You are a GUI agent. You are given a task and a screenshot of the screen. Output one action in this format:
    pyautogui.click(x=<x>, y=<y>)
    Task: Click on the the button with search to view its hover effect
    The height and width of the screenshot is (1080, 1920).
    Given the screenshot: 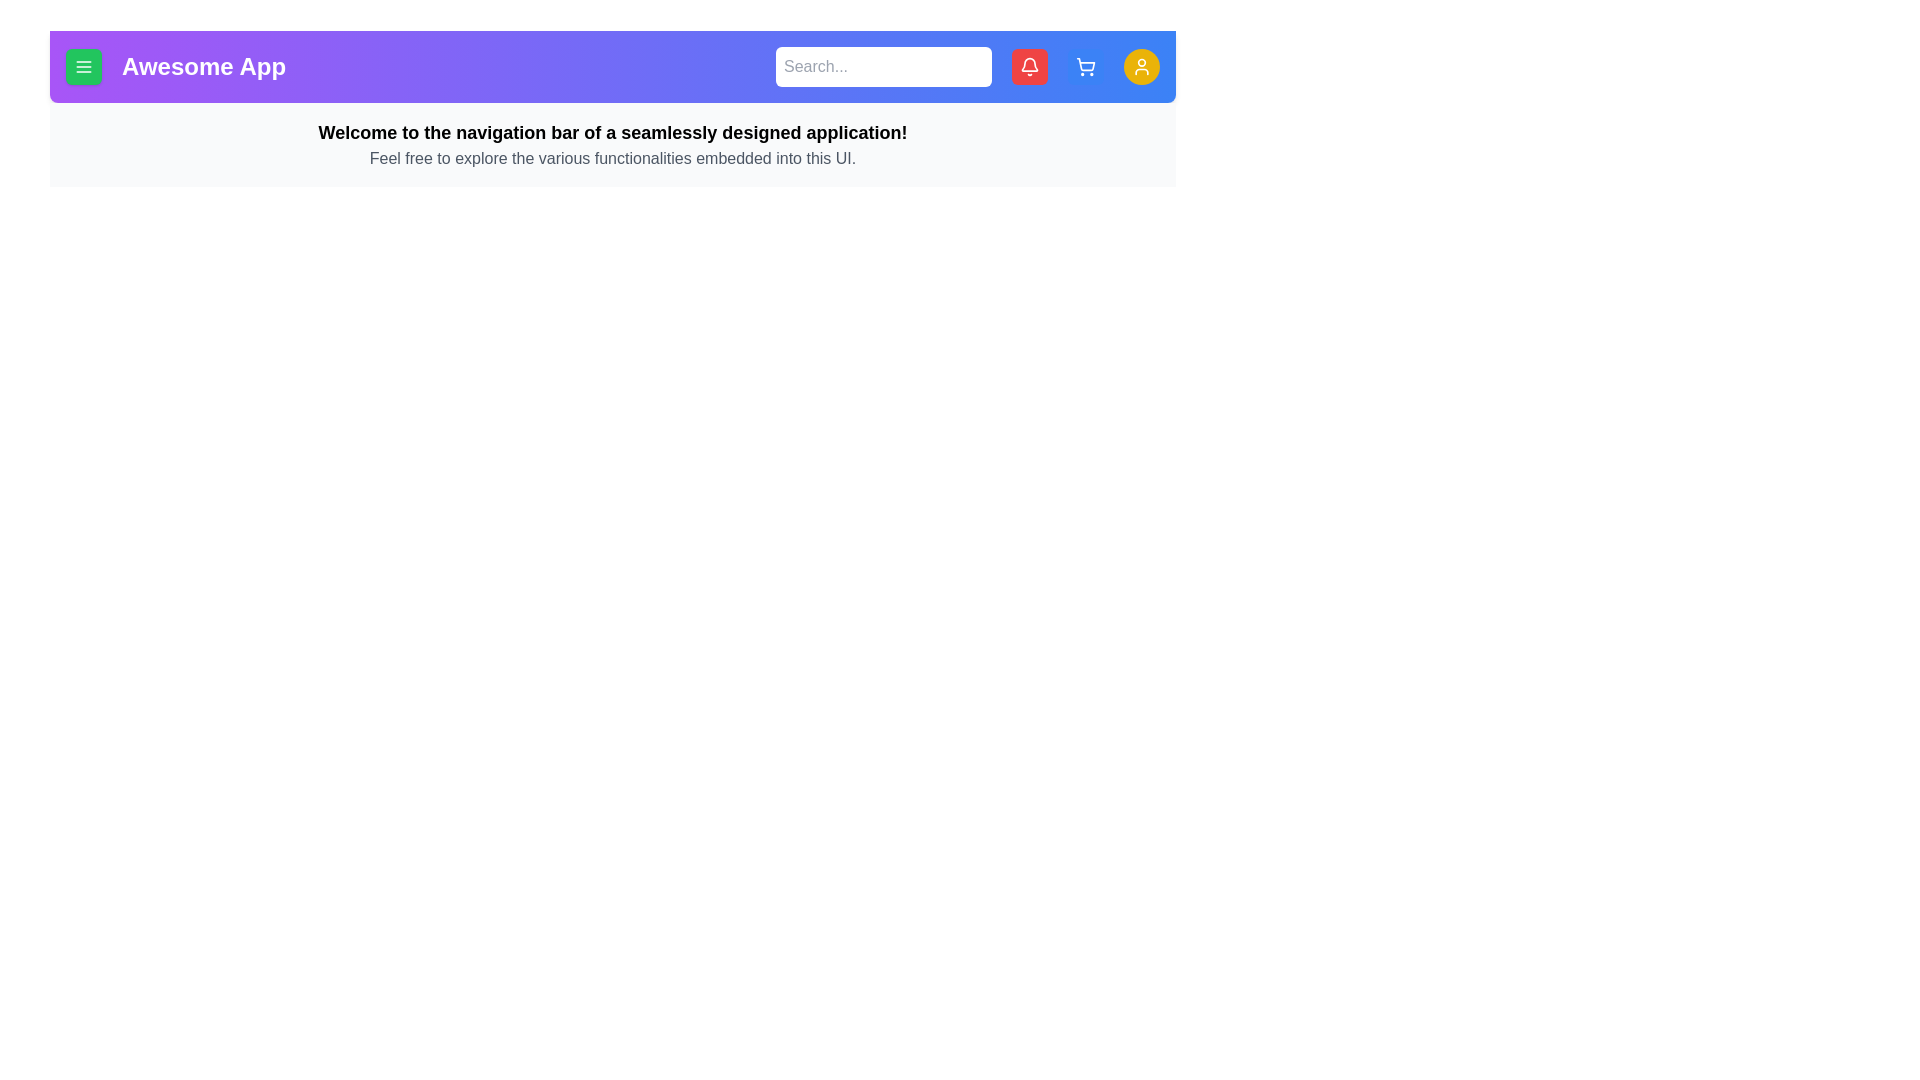 What is the action you would take?
    pyautogui.click(x=882, y=65)
    